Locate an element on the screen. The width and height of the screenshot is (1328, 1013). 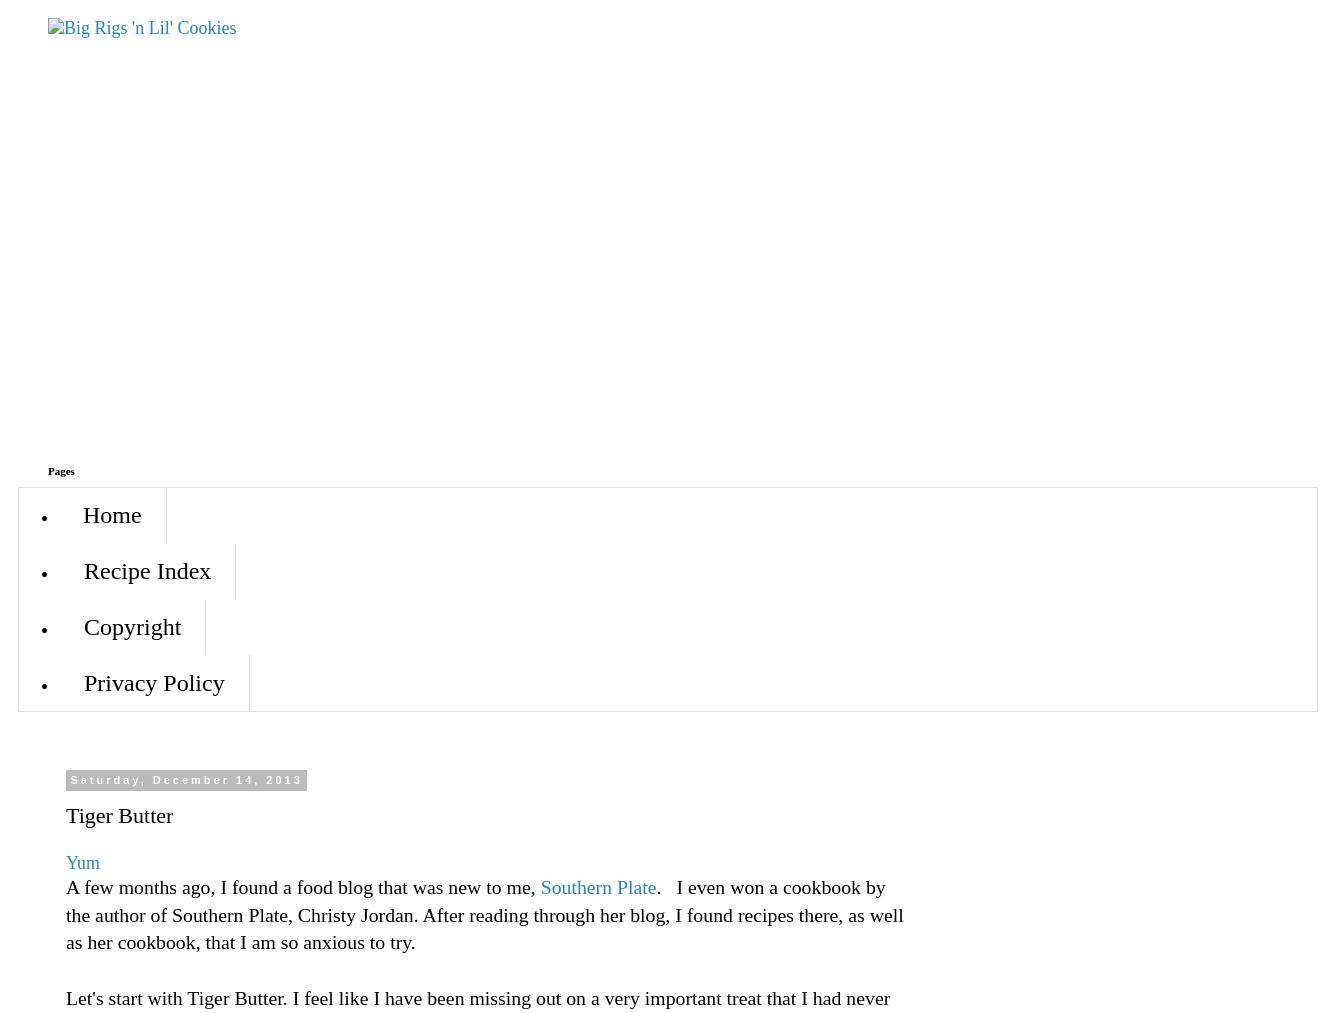
'Home' is located at coordinates (110, 515).